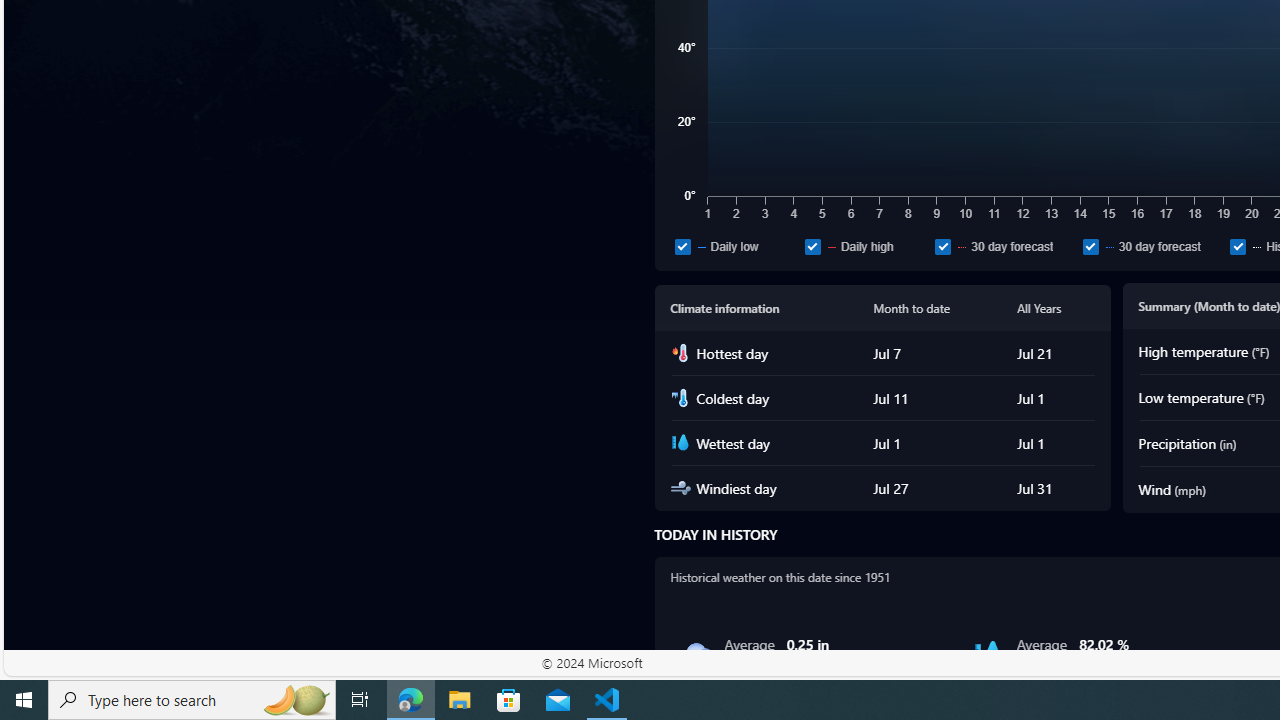 The width and height of the screenshot is (1280, 720). I want to click on '30 day forecast', so click(1152, 245).